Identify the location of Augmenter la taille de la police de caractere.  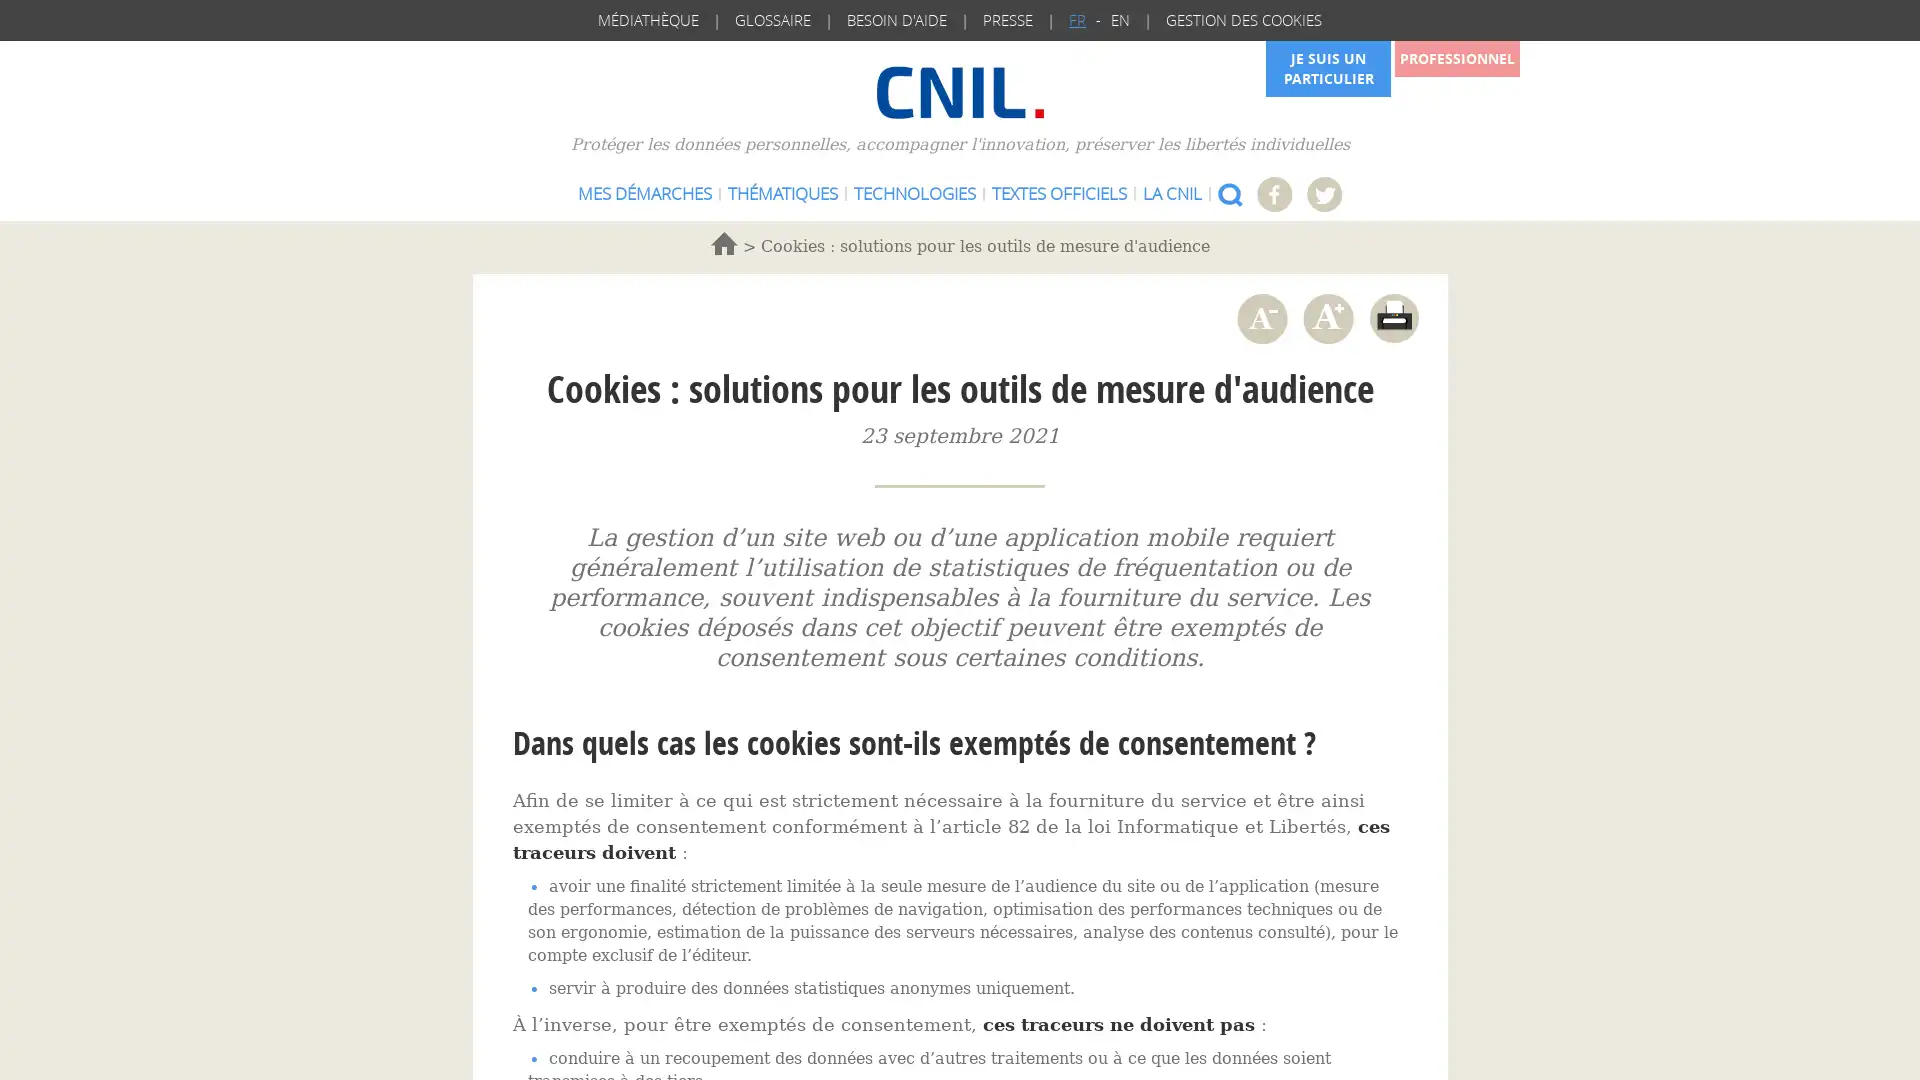
(1327, 317).